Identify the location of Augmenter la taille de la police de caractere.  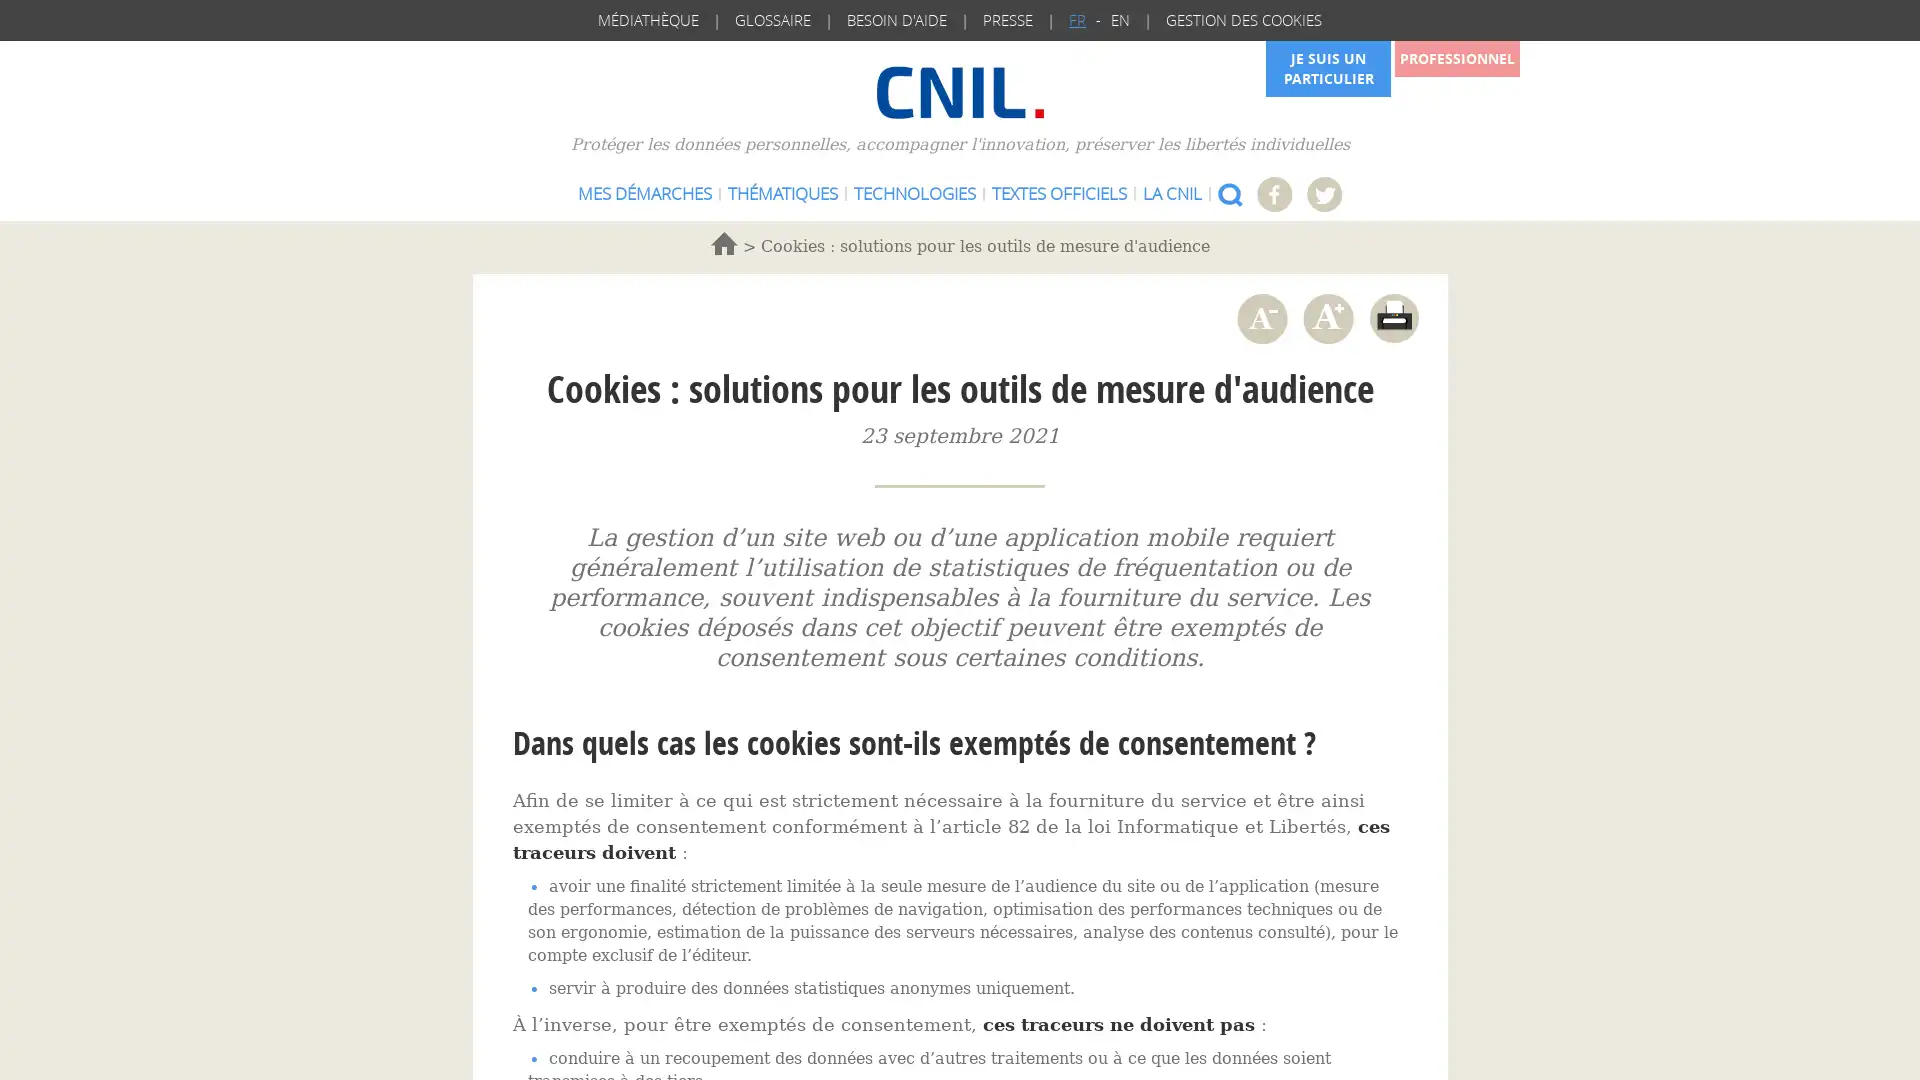
(1327, 317).